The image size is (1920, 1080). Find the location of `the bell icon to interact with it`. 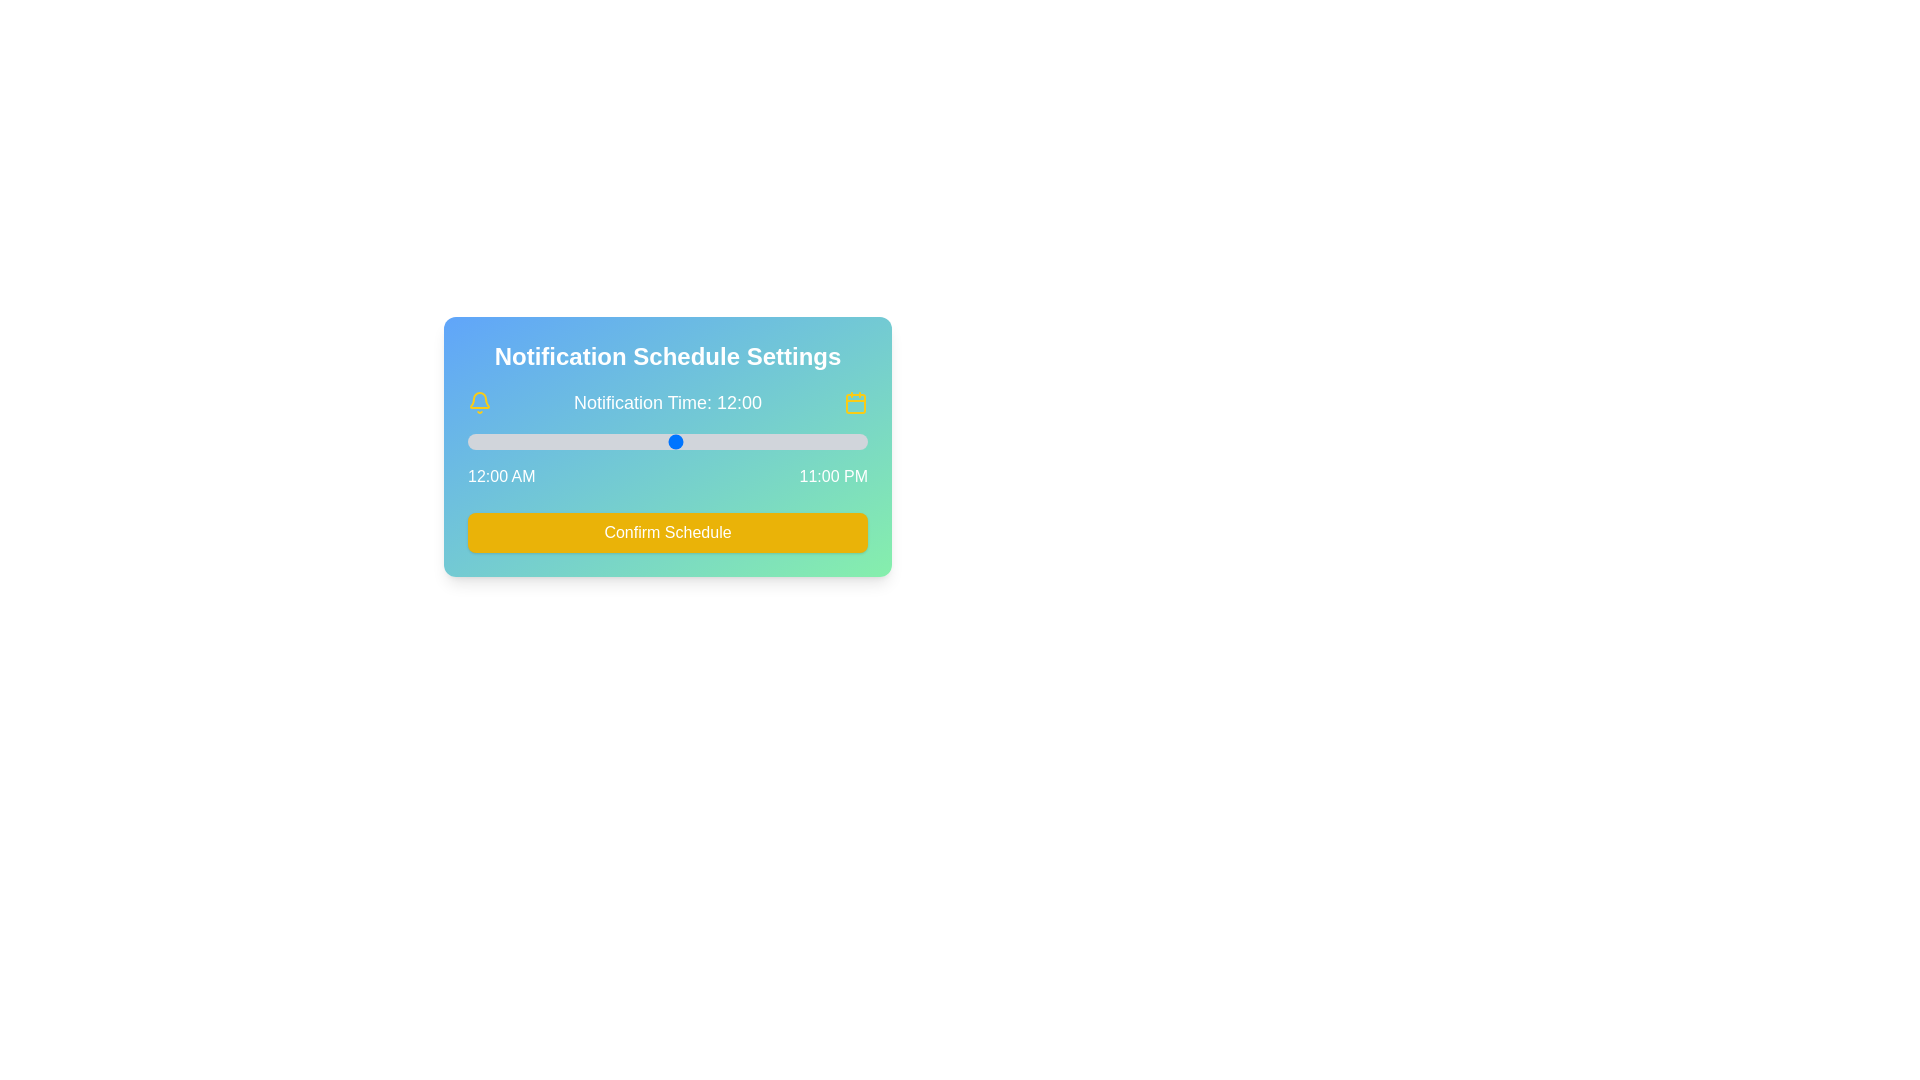

the bell icon to interact with it is located at coordinates (480, 402).